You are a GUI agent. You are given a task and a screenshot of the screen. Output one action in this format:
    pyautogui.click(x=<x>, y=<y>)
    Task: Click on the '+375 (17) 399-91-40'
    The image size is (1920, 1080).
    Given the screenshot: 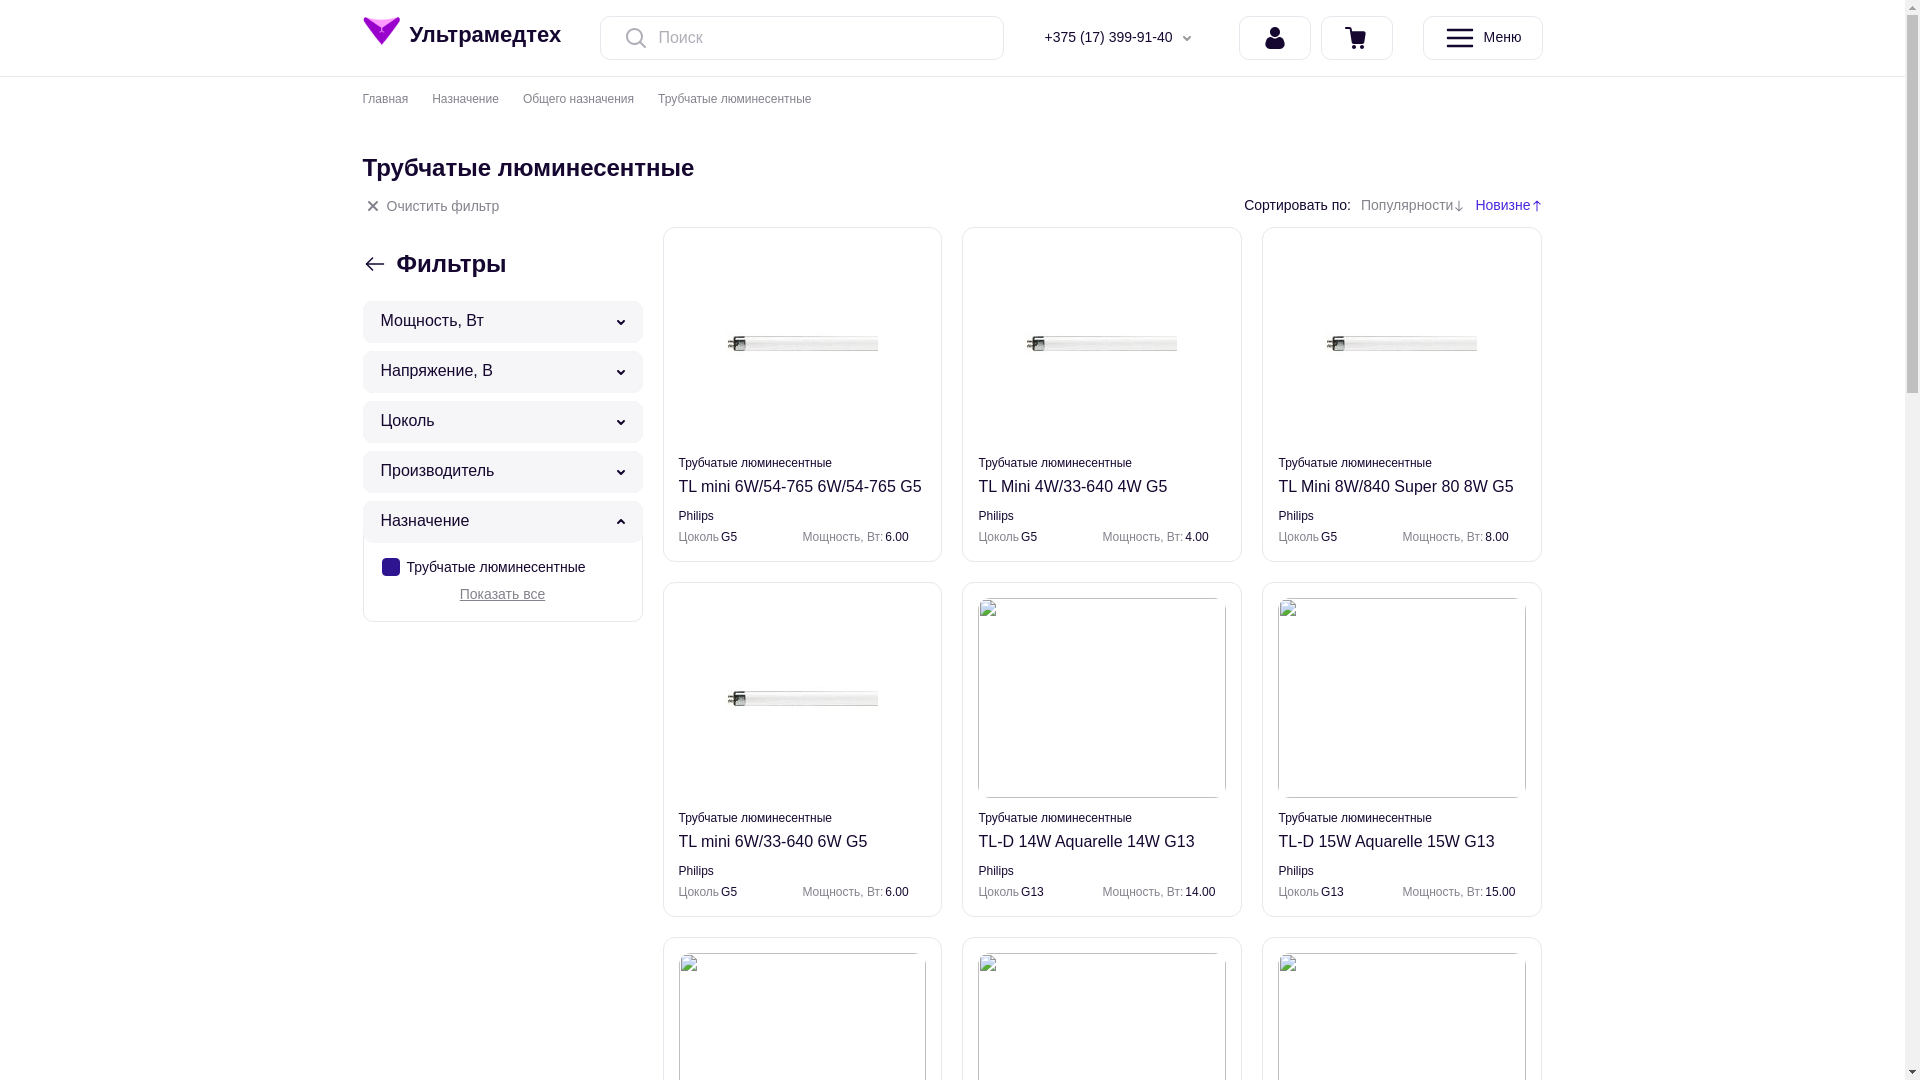 What is the action you would take?
    pyautogui.click(x=1121, y=38)
    